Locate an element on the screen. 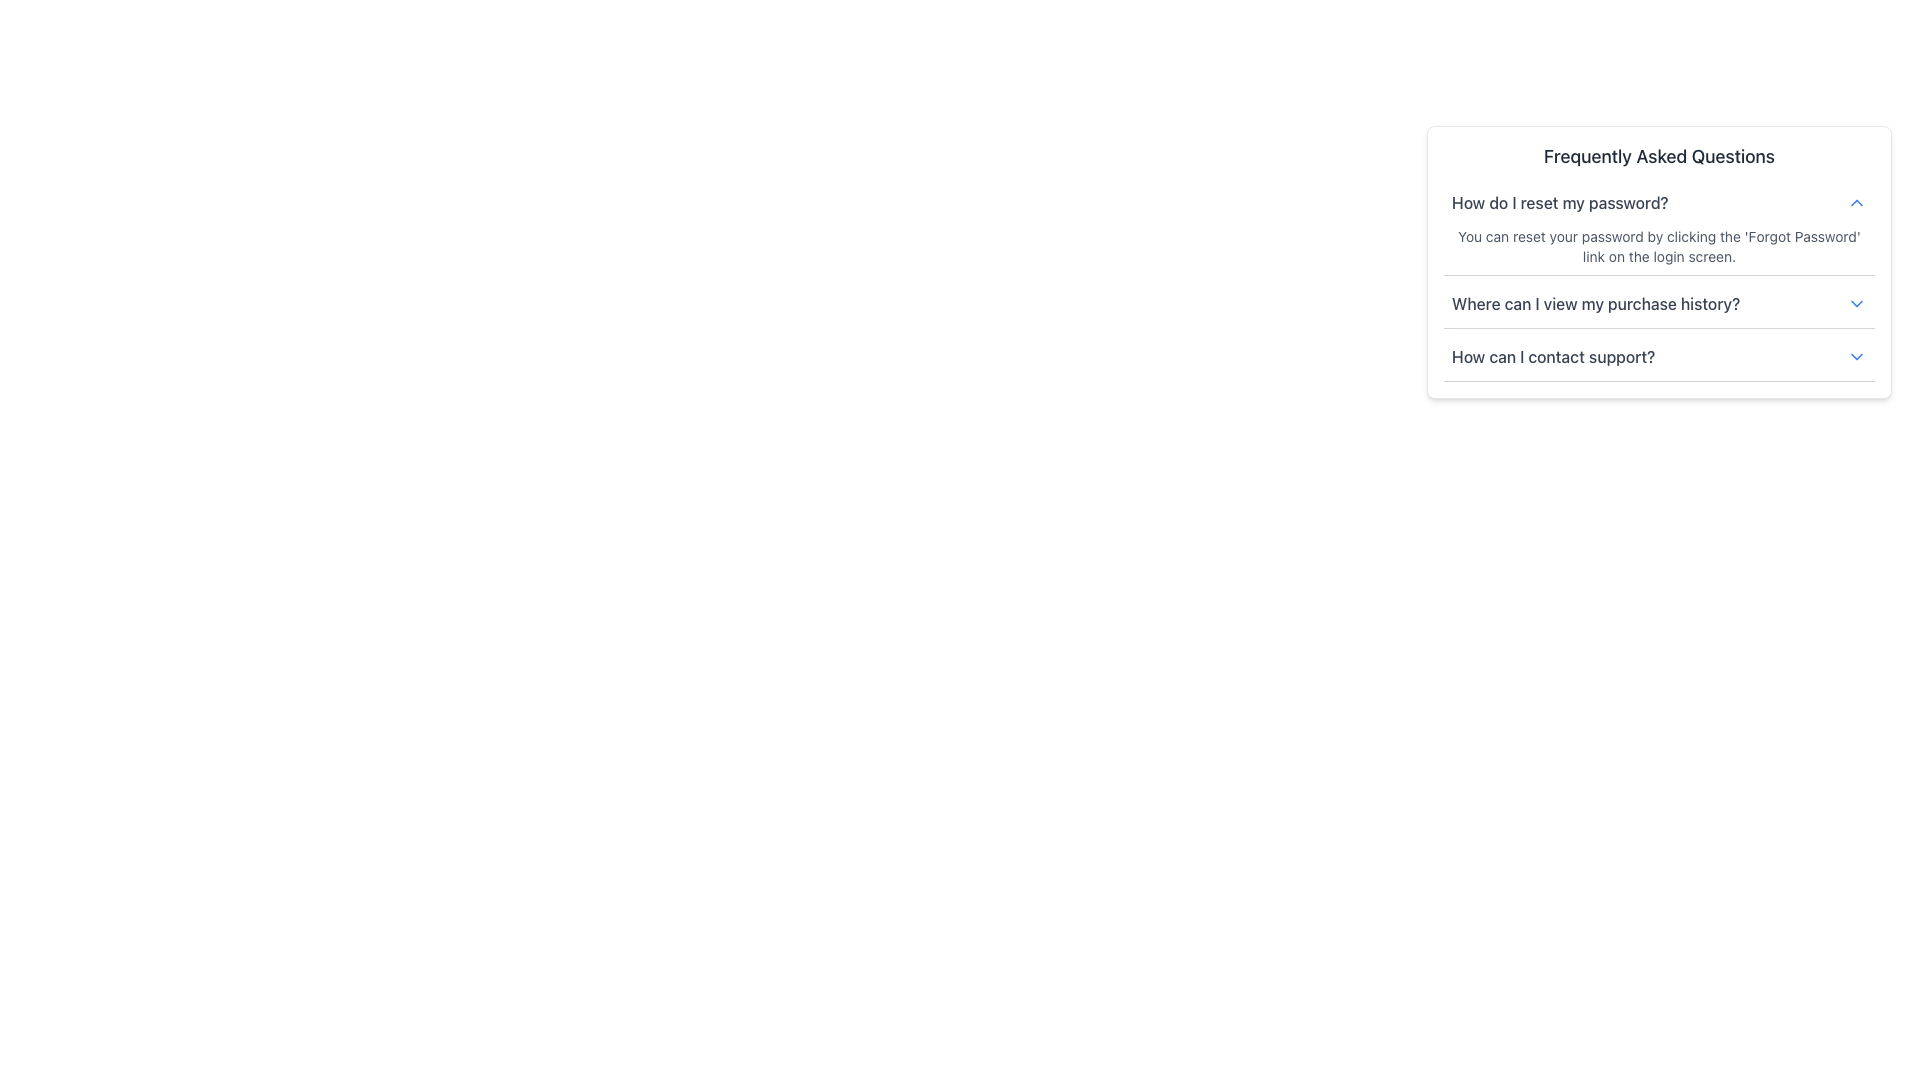  the second question in the FAQ list, which is titled 'Where can I view my purchase history?' is located at coordinates (1659, 308).